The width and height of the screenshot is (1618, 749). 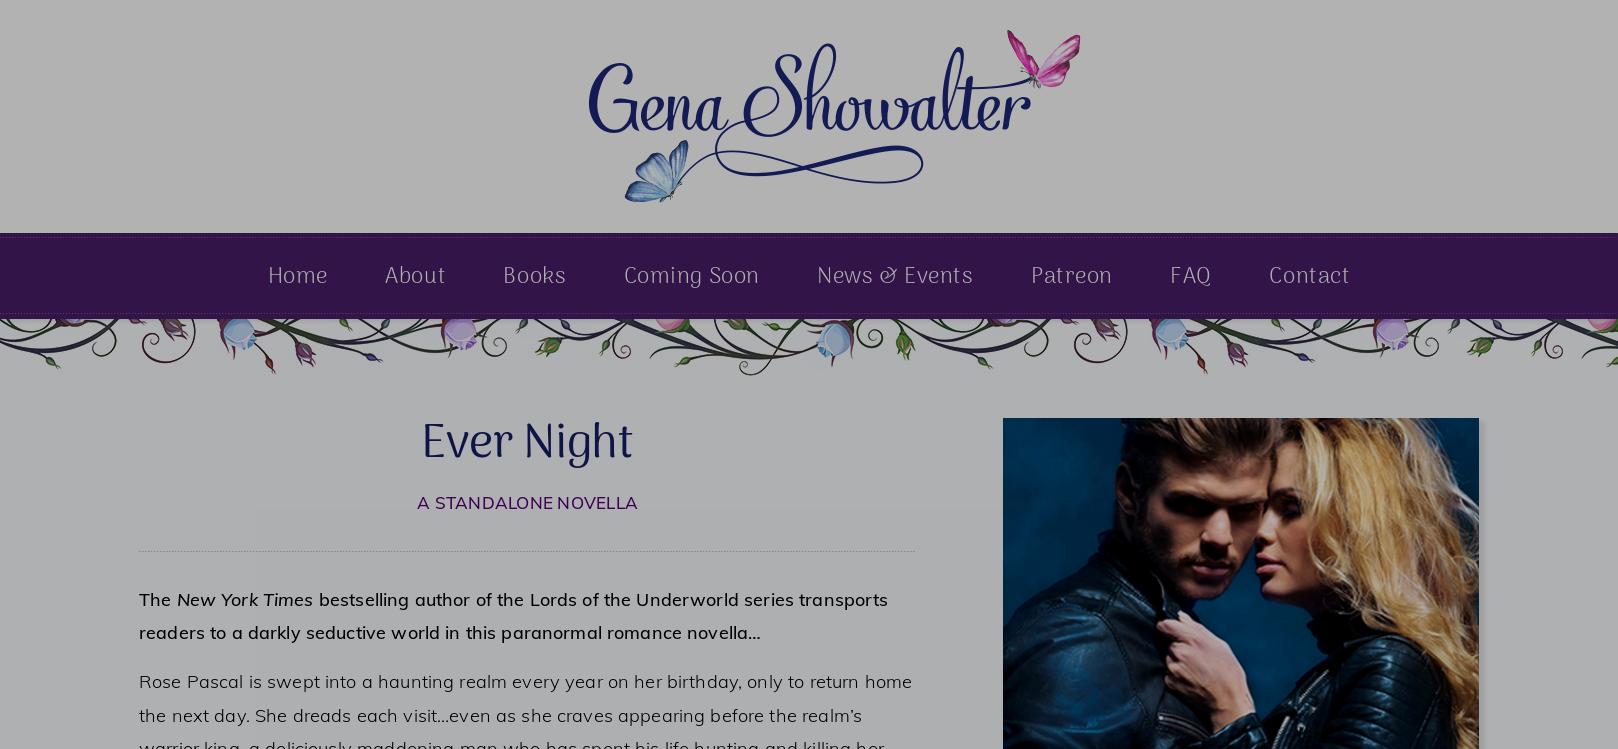 What do you see at coordinates (526, 500) in the screenshot?
I see `'A Standalone Novella'` at bounding box center [526, 500].